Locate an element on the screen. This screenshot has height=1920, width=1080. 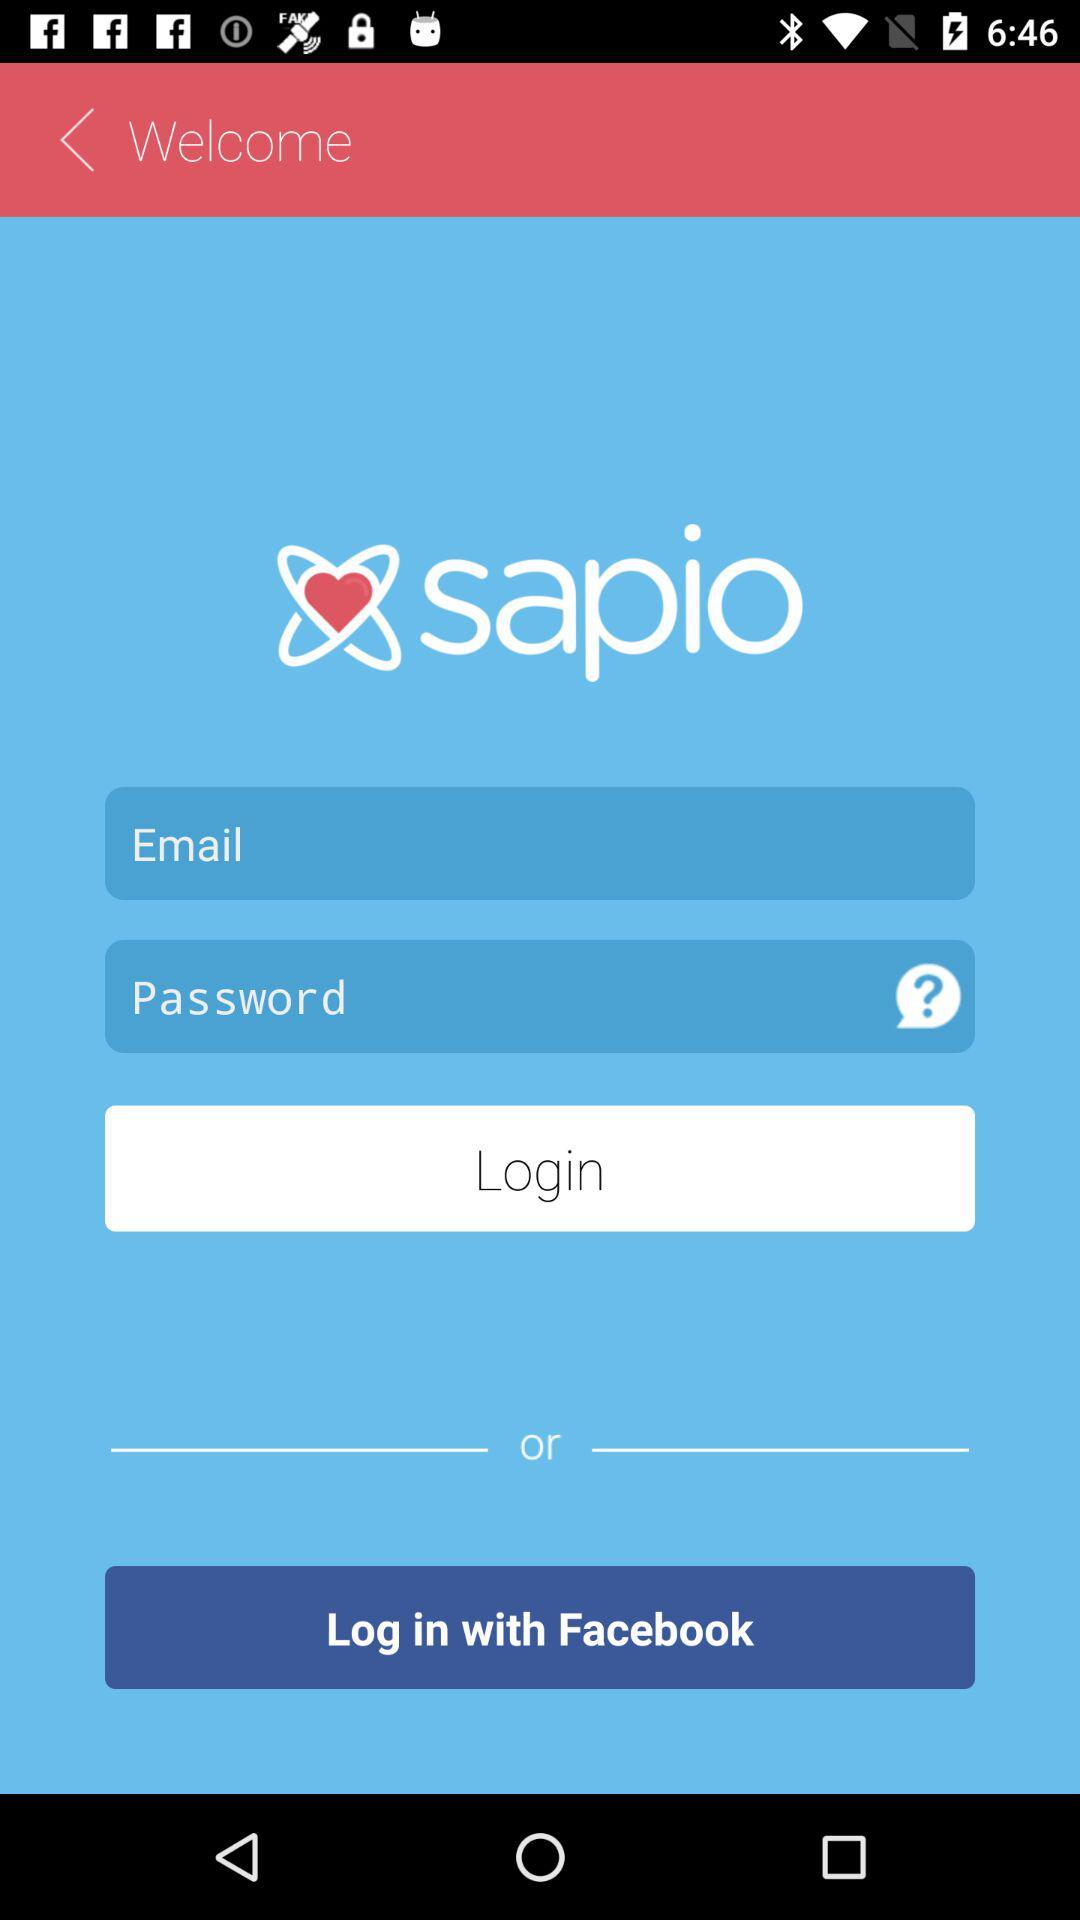
back to home page is located at coordinates (75, 138).